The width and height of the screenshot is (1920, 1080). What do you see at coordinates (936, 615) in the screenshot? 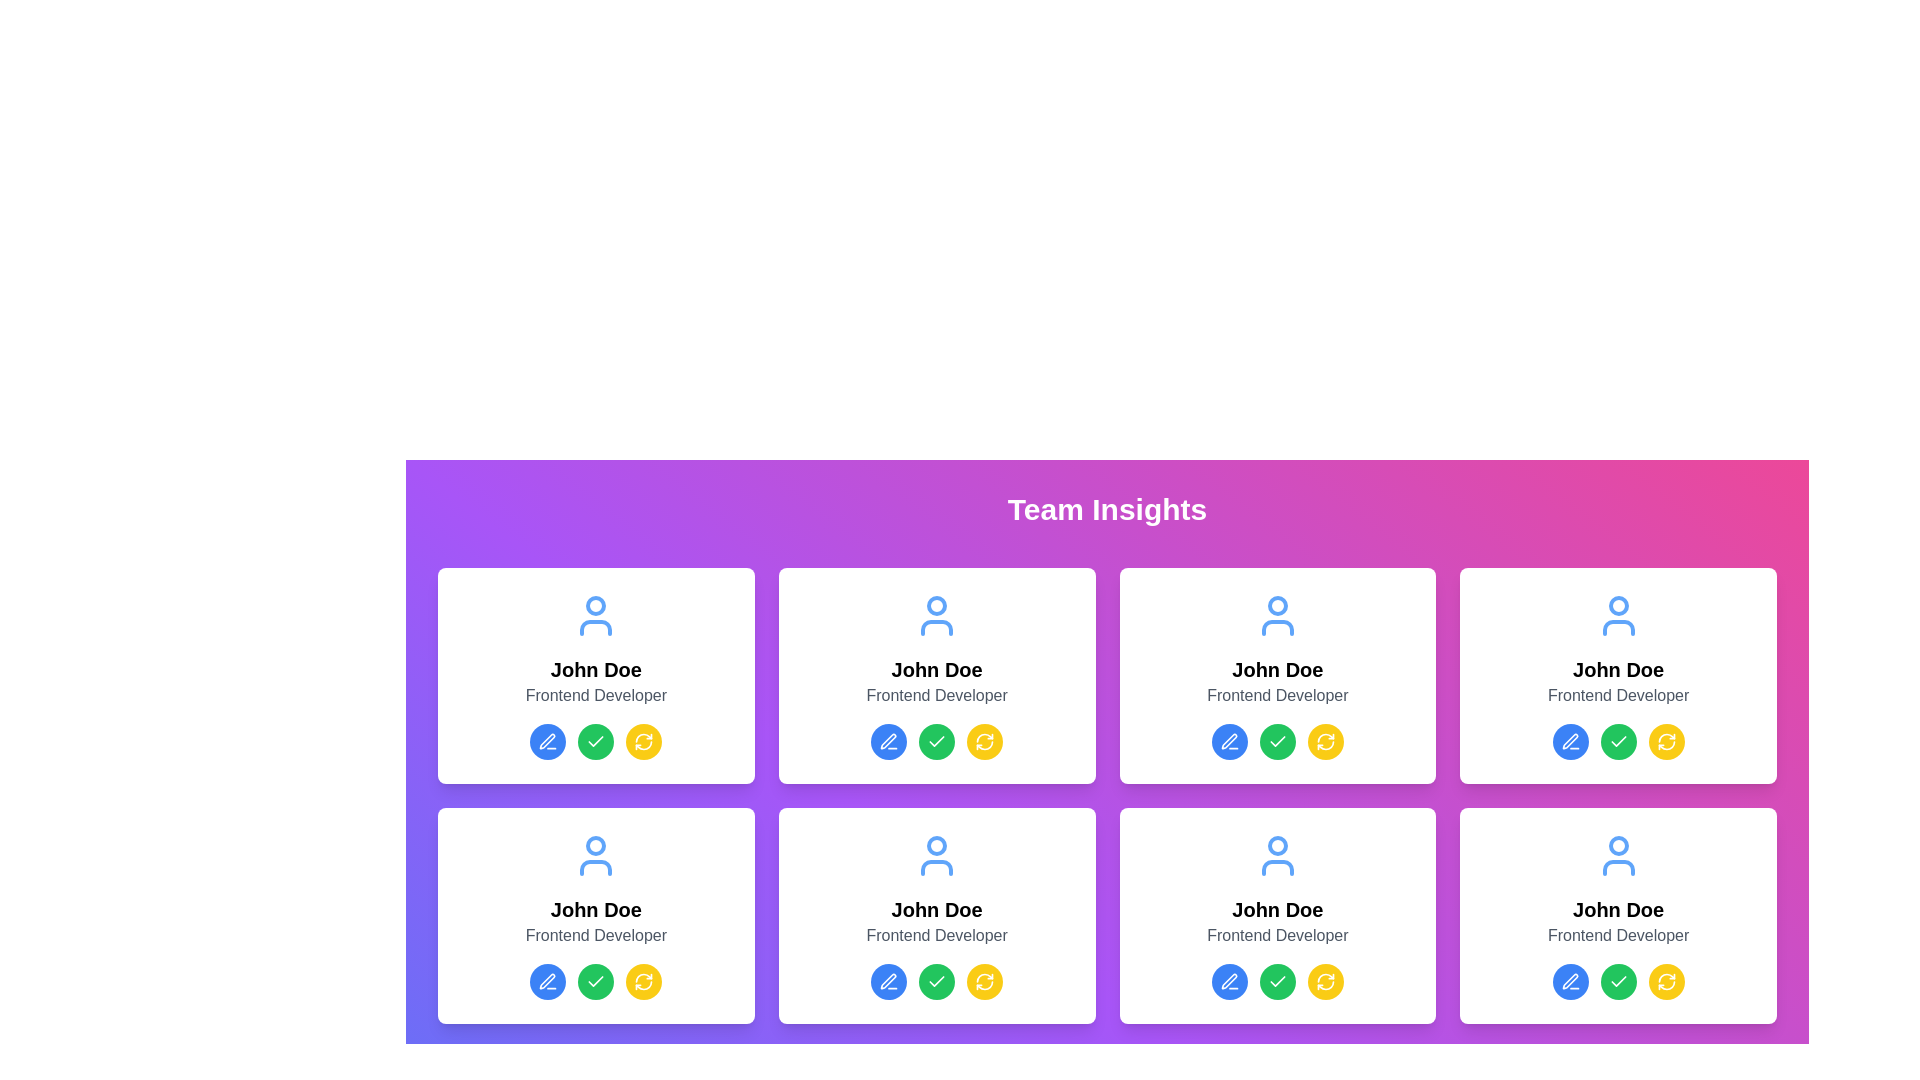
I see `the user profile icon located at the top middle card of the grid layout, positioned above the text 'John Doe' and 'Frontend Developer'` at bounding box center [936, 615].